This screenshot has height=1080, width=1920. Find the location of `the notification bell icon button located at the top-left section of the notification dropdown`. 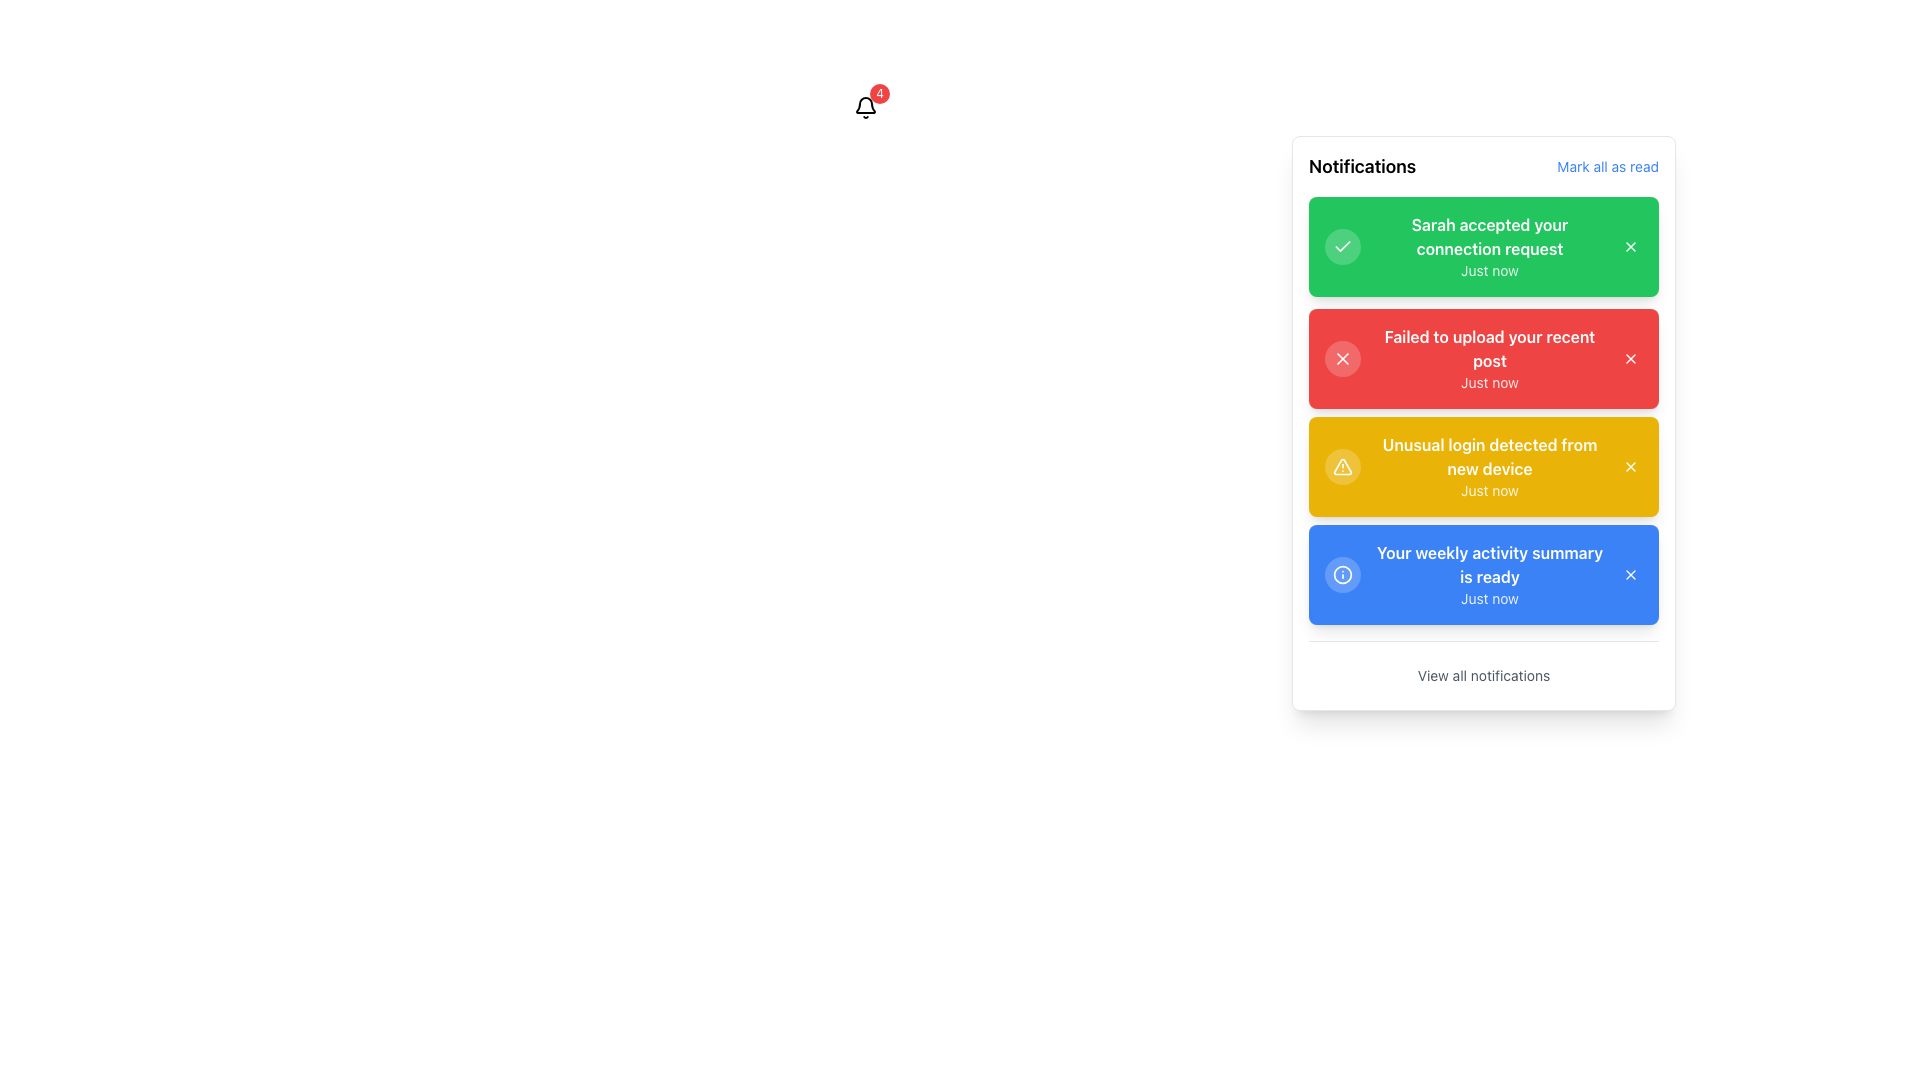

the notification bell icon button located at the top-left section of the notification dropdown is located at coordinates (865, 108).